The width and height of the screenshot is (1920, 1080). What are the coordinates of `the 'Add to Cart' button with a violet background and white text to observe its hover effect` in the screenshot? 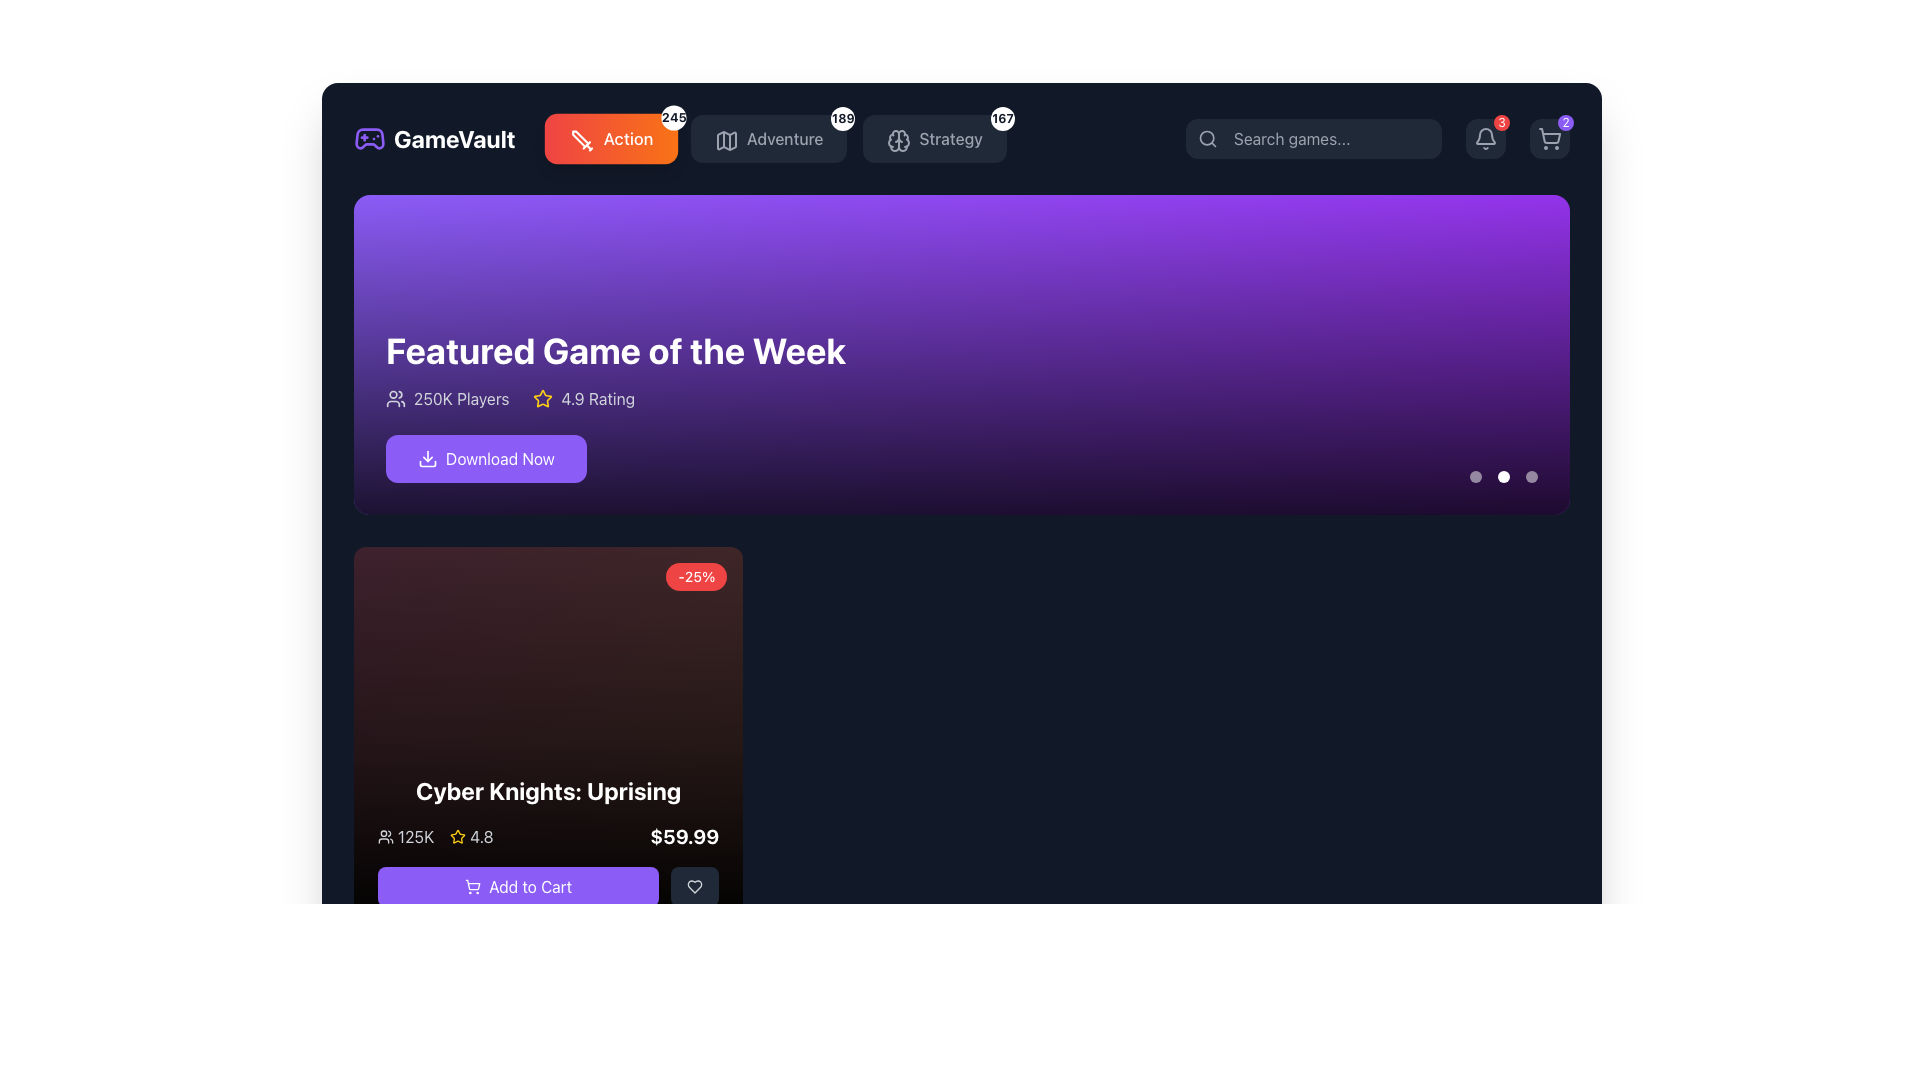 It's located at (518, 886).